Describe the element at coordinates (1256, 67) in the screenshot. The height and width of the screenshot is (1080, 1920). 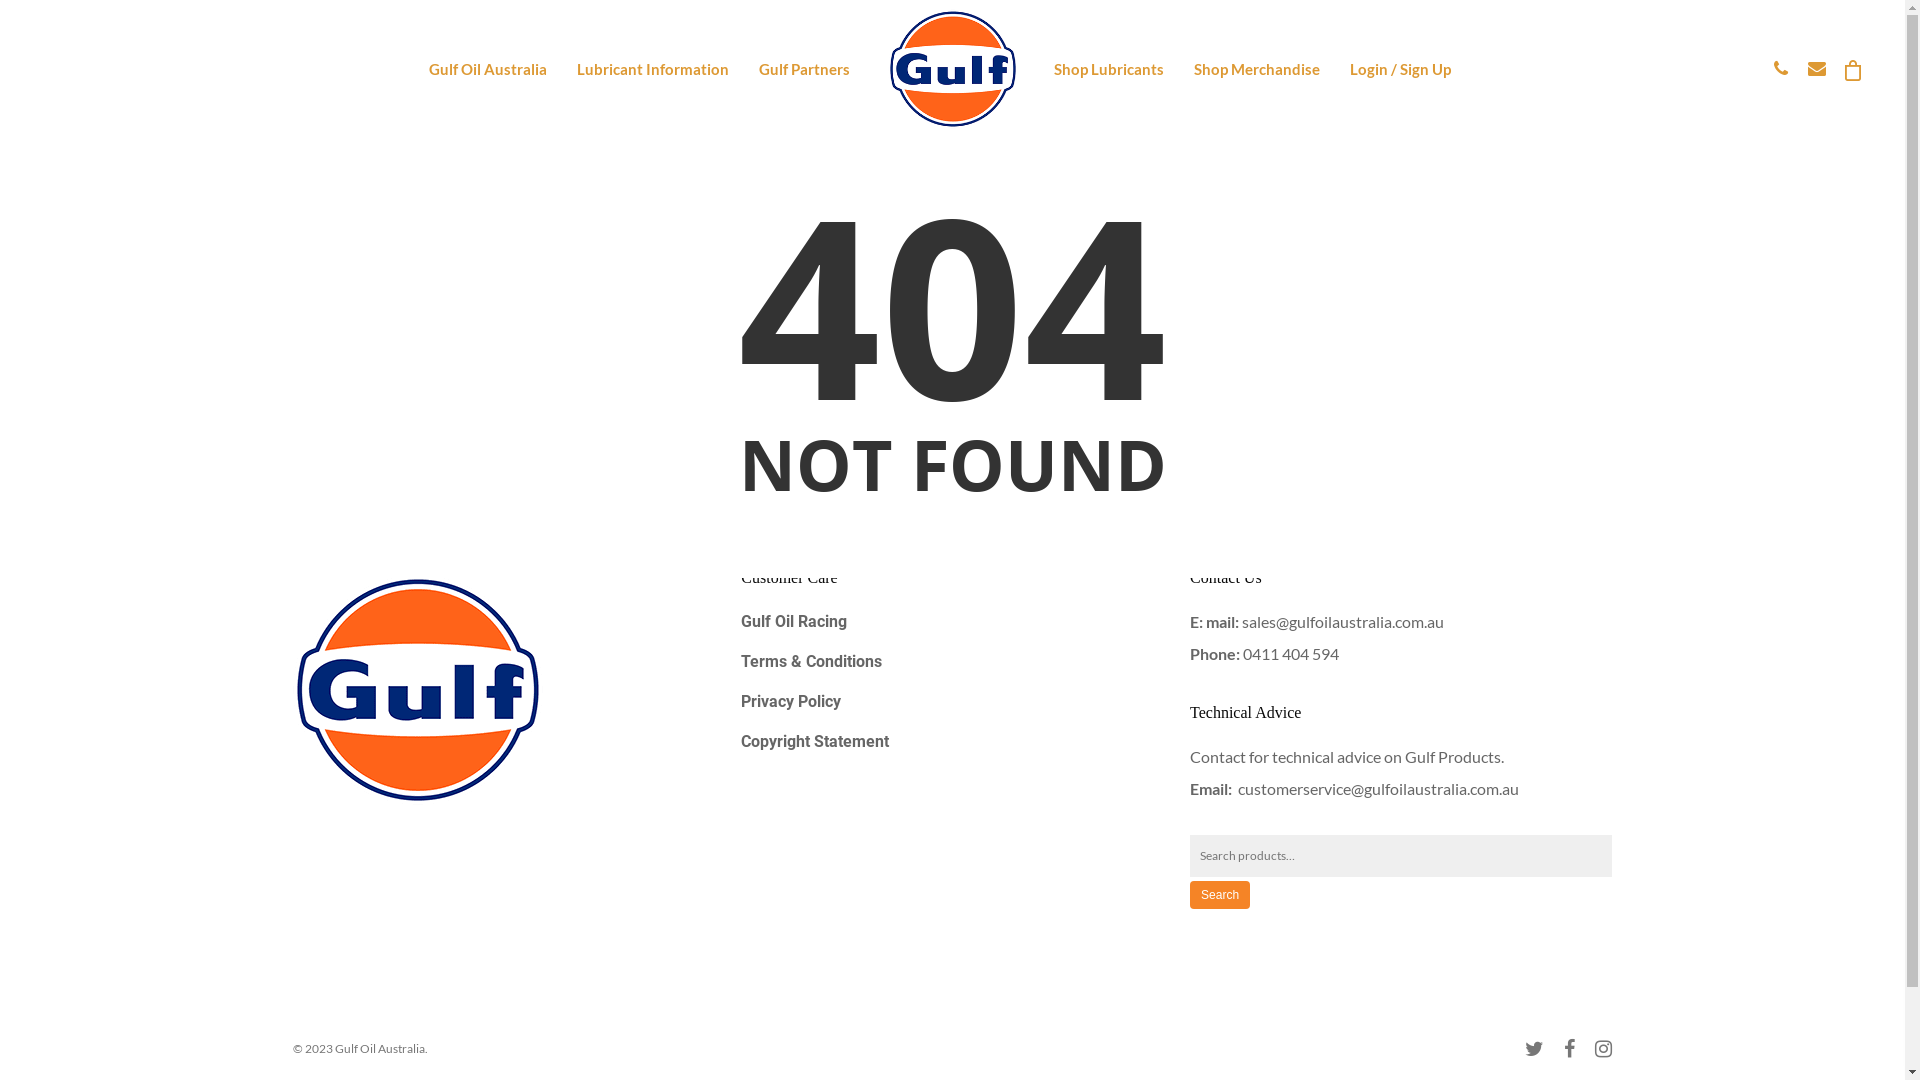
I see `'Shop Merchandise'` at that location.